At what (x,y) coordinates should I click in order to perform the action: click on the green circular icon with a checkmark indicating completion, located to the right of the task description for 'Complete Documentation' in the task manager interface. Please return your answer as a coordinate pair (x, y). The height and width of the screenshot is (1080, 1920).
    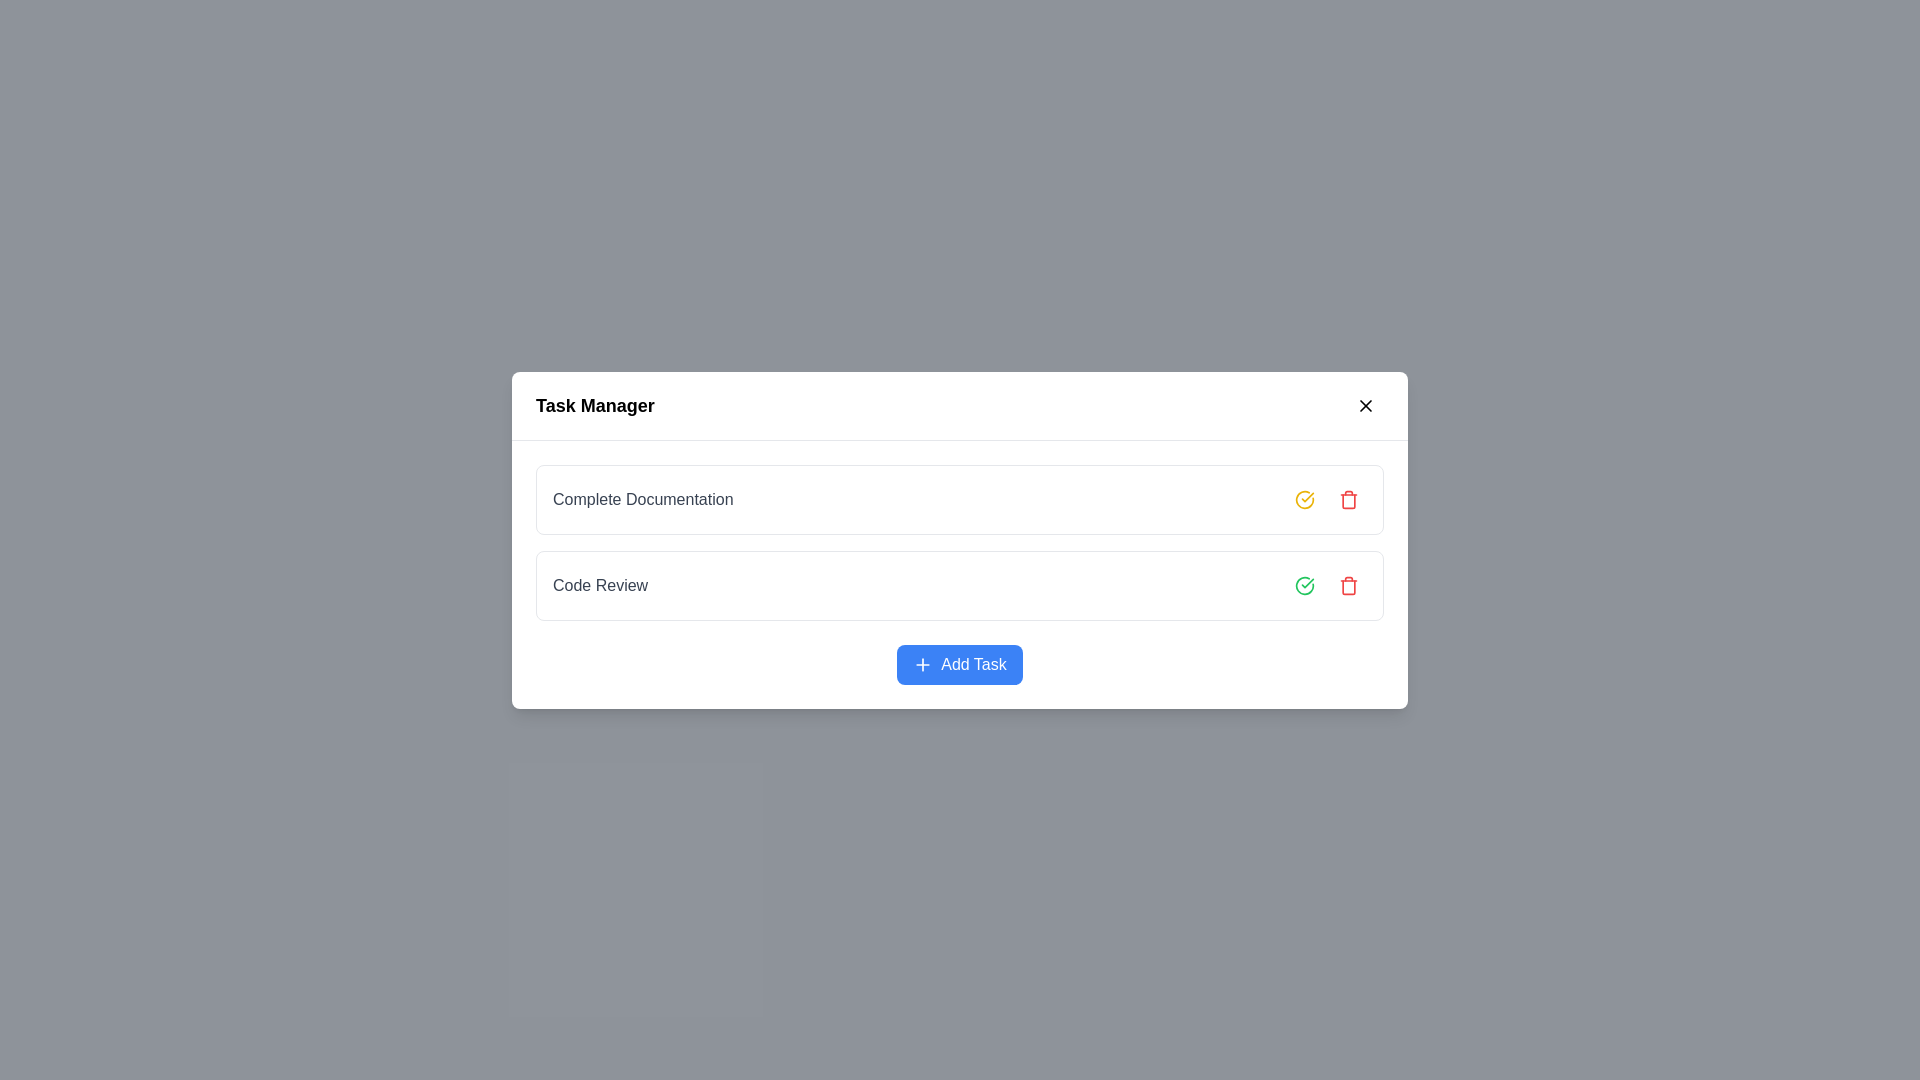
    Looking at the image, I should click on (1305, 585).